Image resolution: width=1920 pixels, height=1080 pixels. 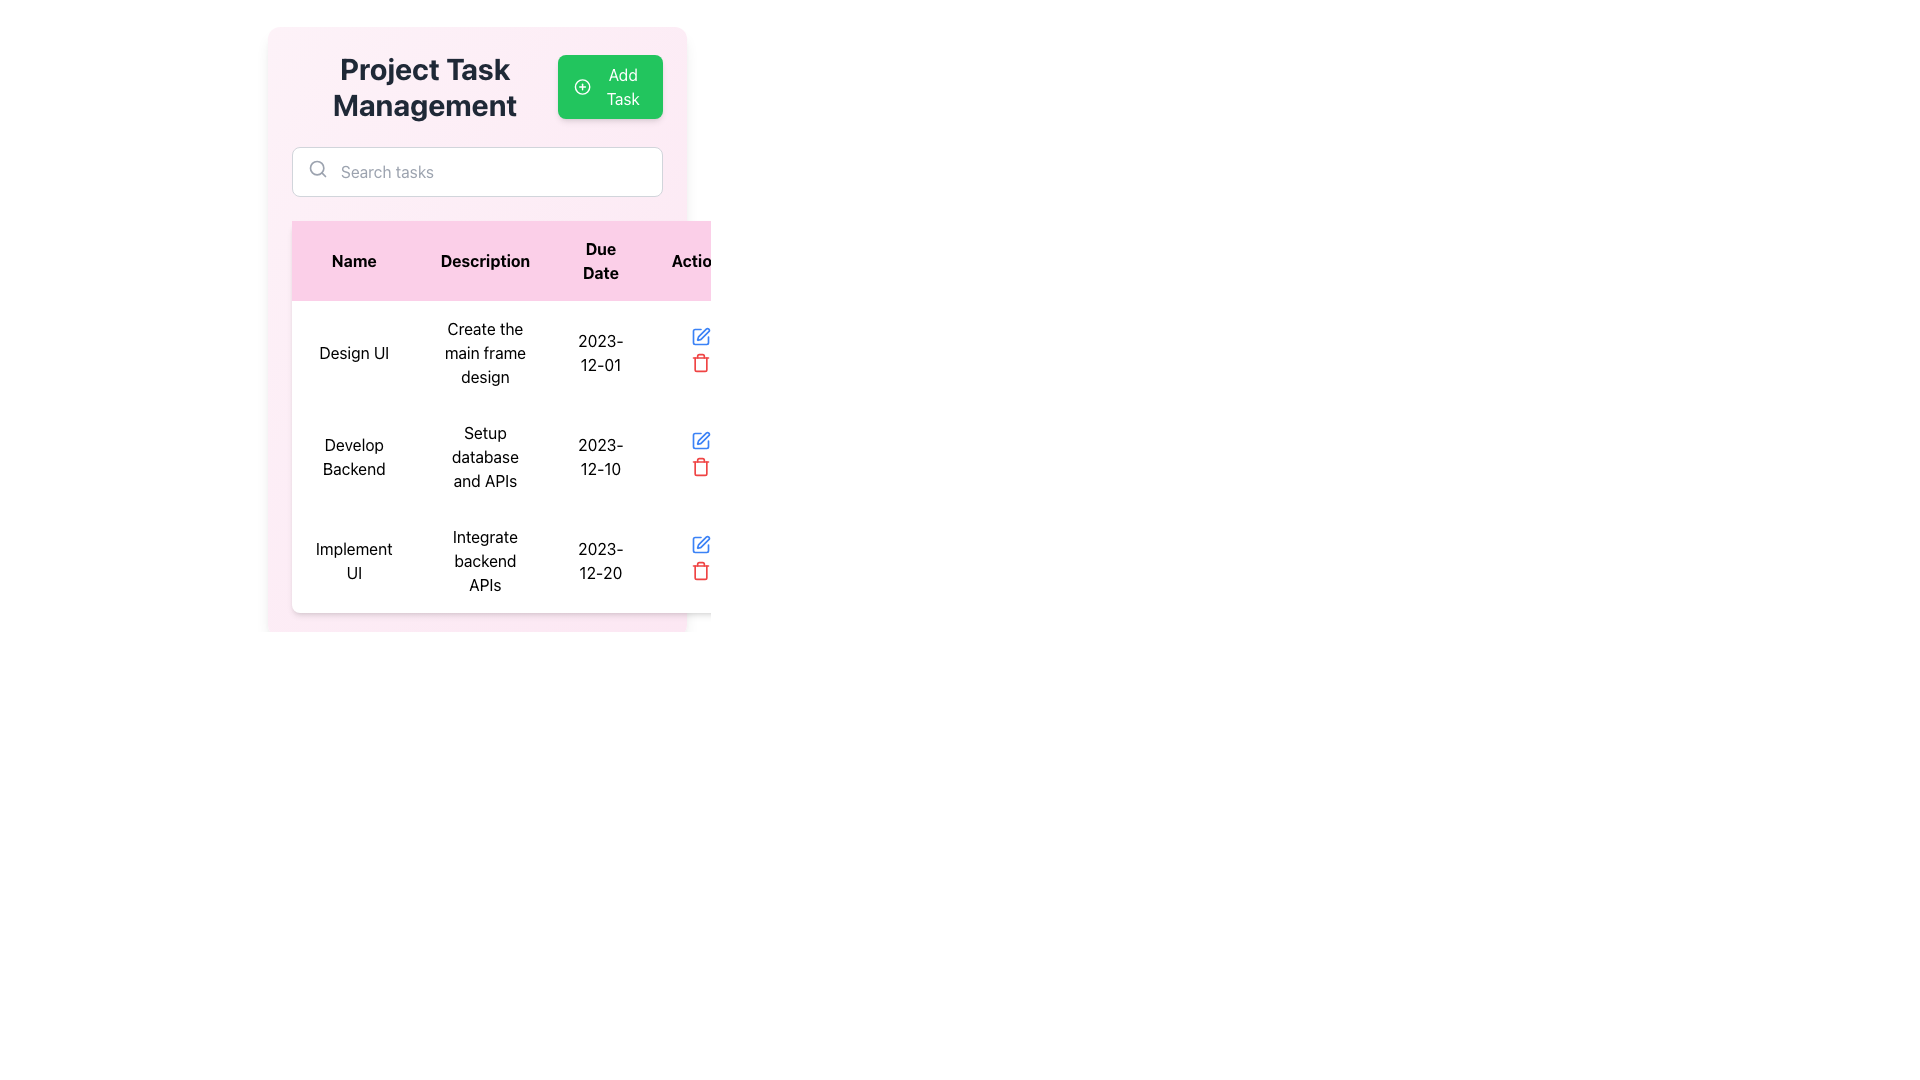 What do you see at coordinates (523, 352) in the screenshot?
I see `the first row of the task list table under the 'Project Task Management' header` at bounding box center [523, 352].